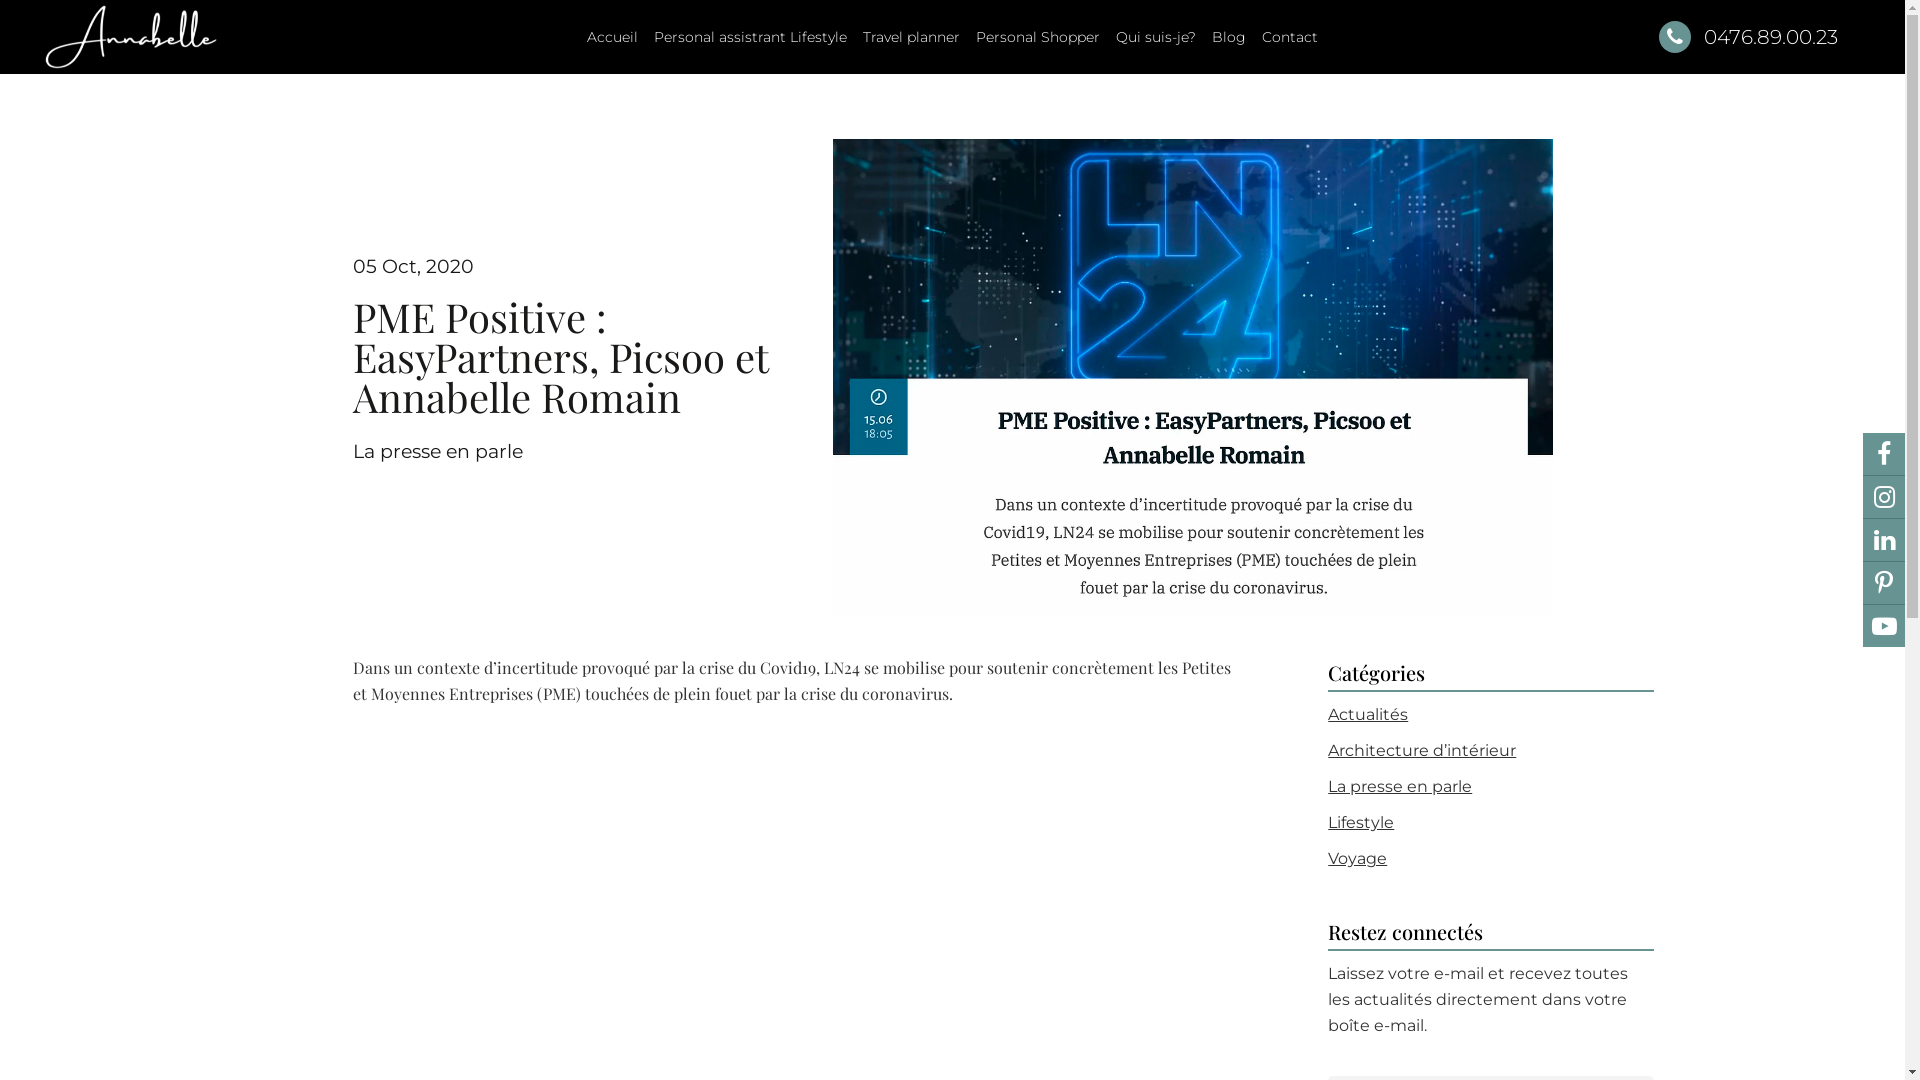 The width and height of the screenshot is (1920, 1080). Describe the element at coordinates (1156, 37) in the screenshot. I see `'Qui suis-je?'` at that location.